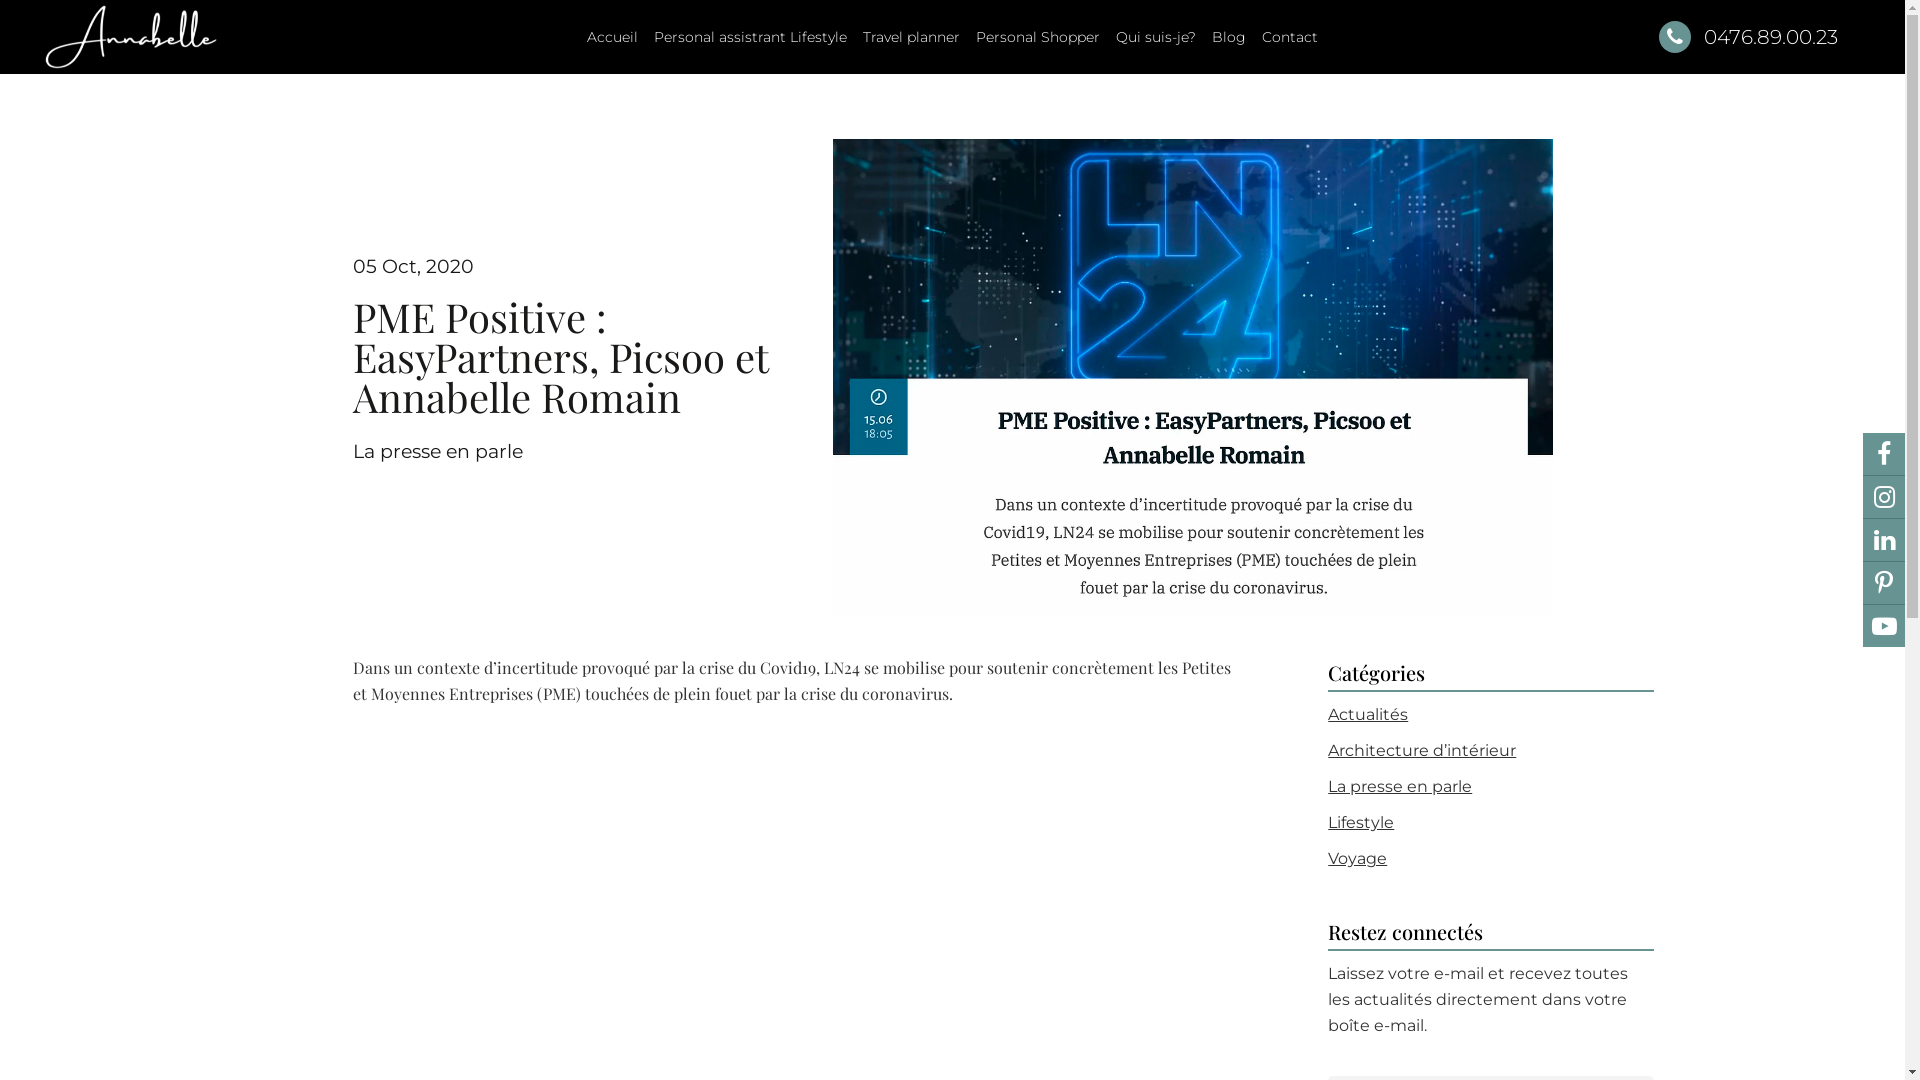 The width and height of the screenshot is (1920, 1080). Describe the element at coordinates (1156, 37) in the screenshot. I see `'Qui suis-je?'` at that location.